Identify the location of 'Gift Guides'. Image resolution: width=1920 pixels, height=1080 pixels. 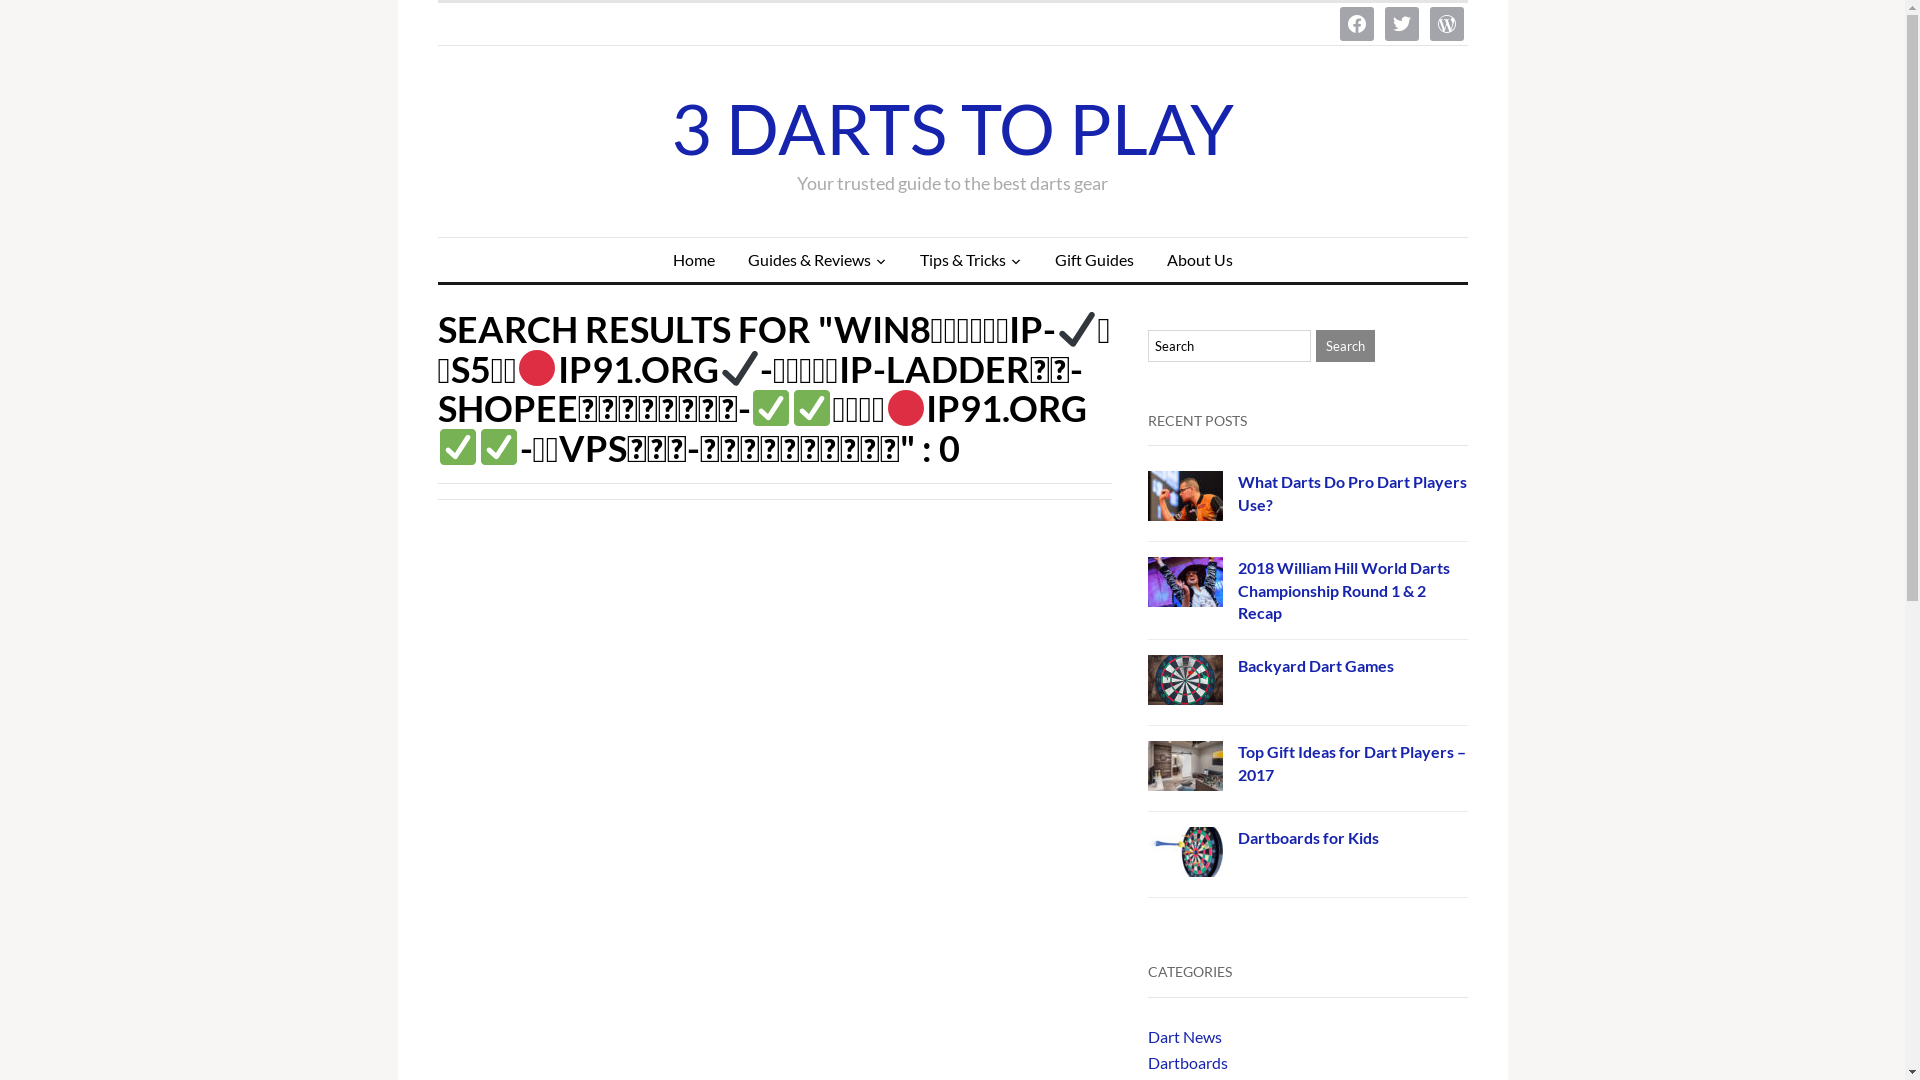
(1093, 258).